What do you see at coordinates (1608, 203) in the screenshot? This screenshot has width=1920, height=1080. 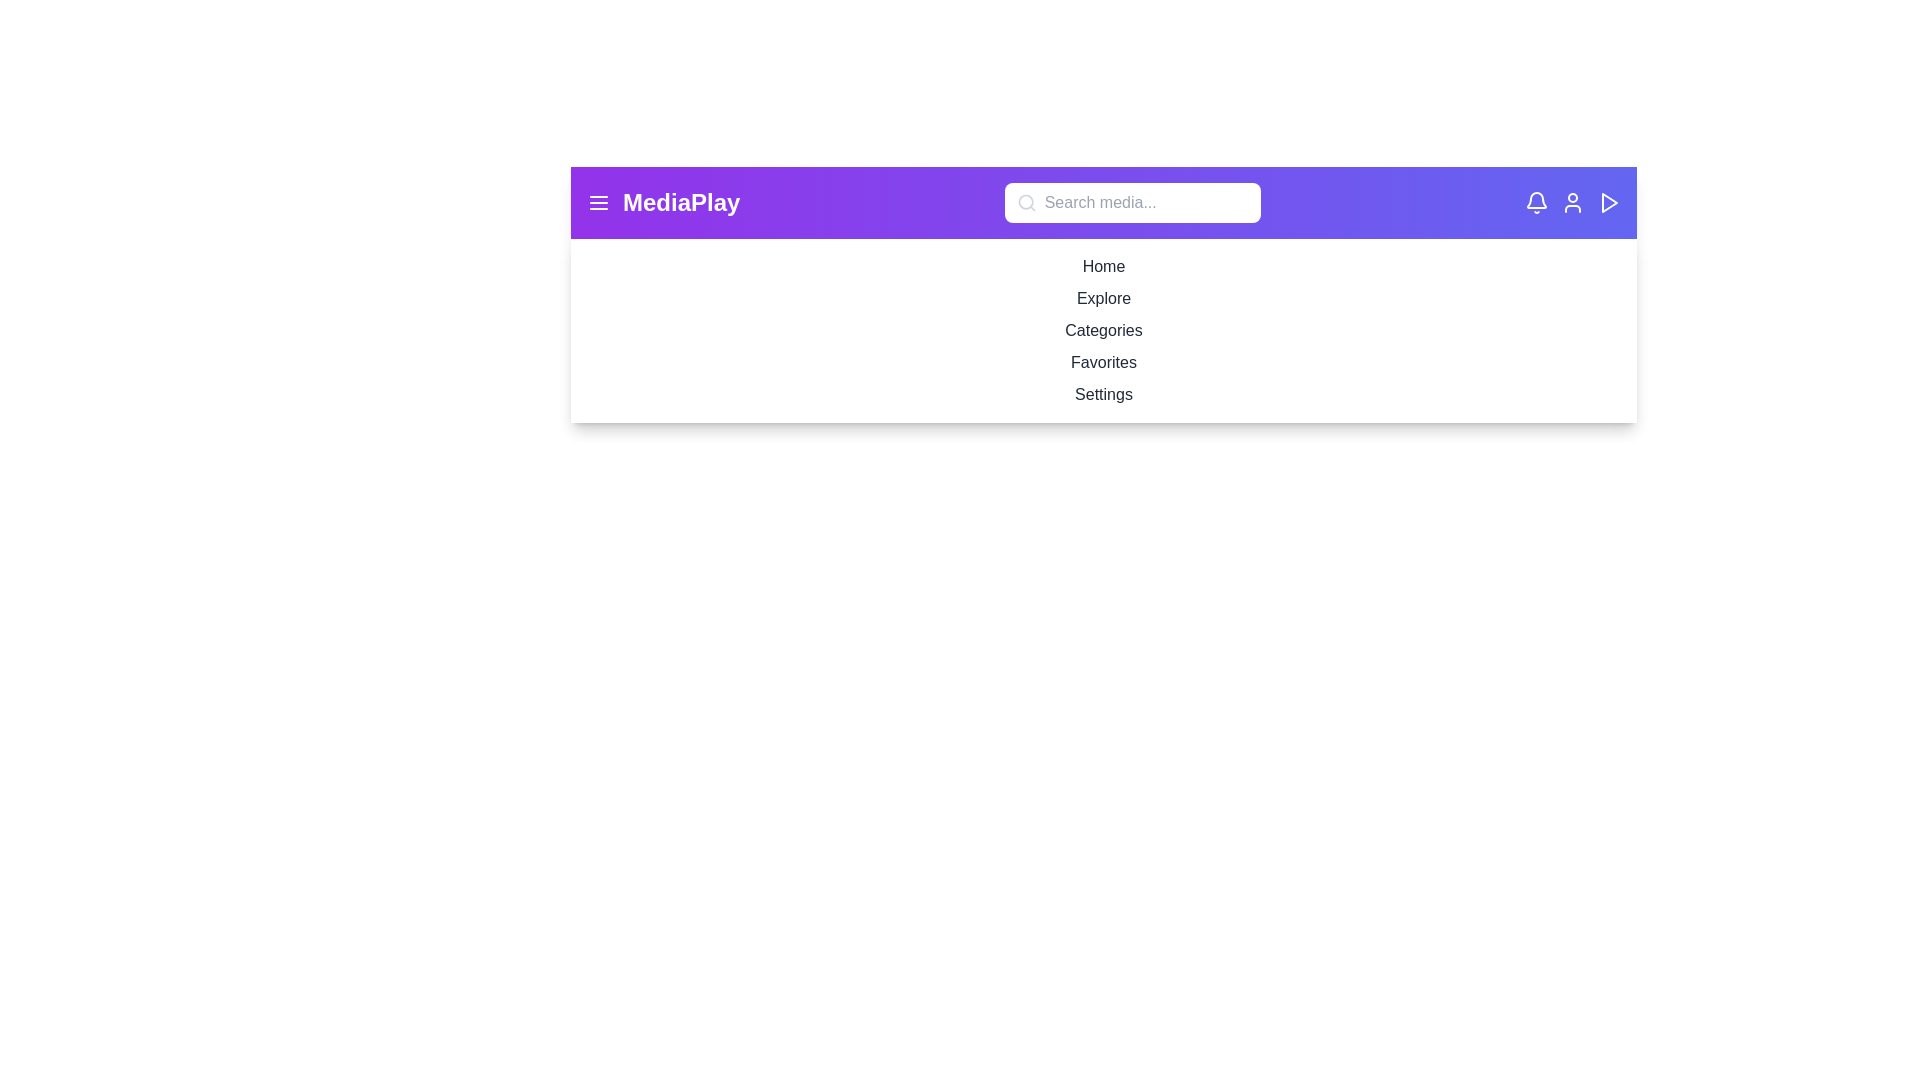 I see `the media play button located` at bounding box center [1608, 203].